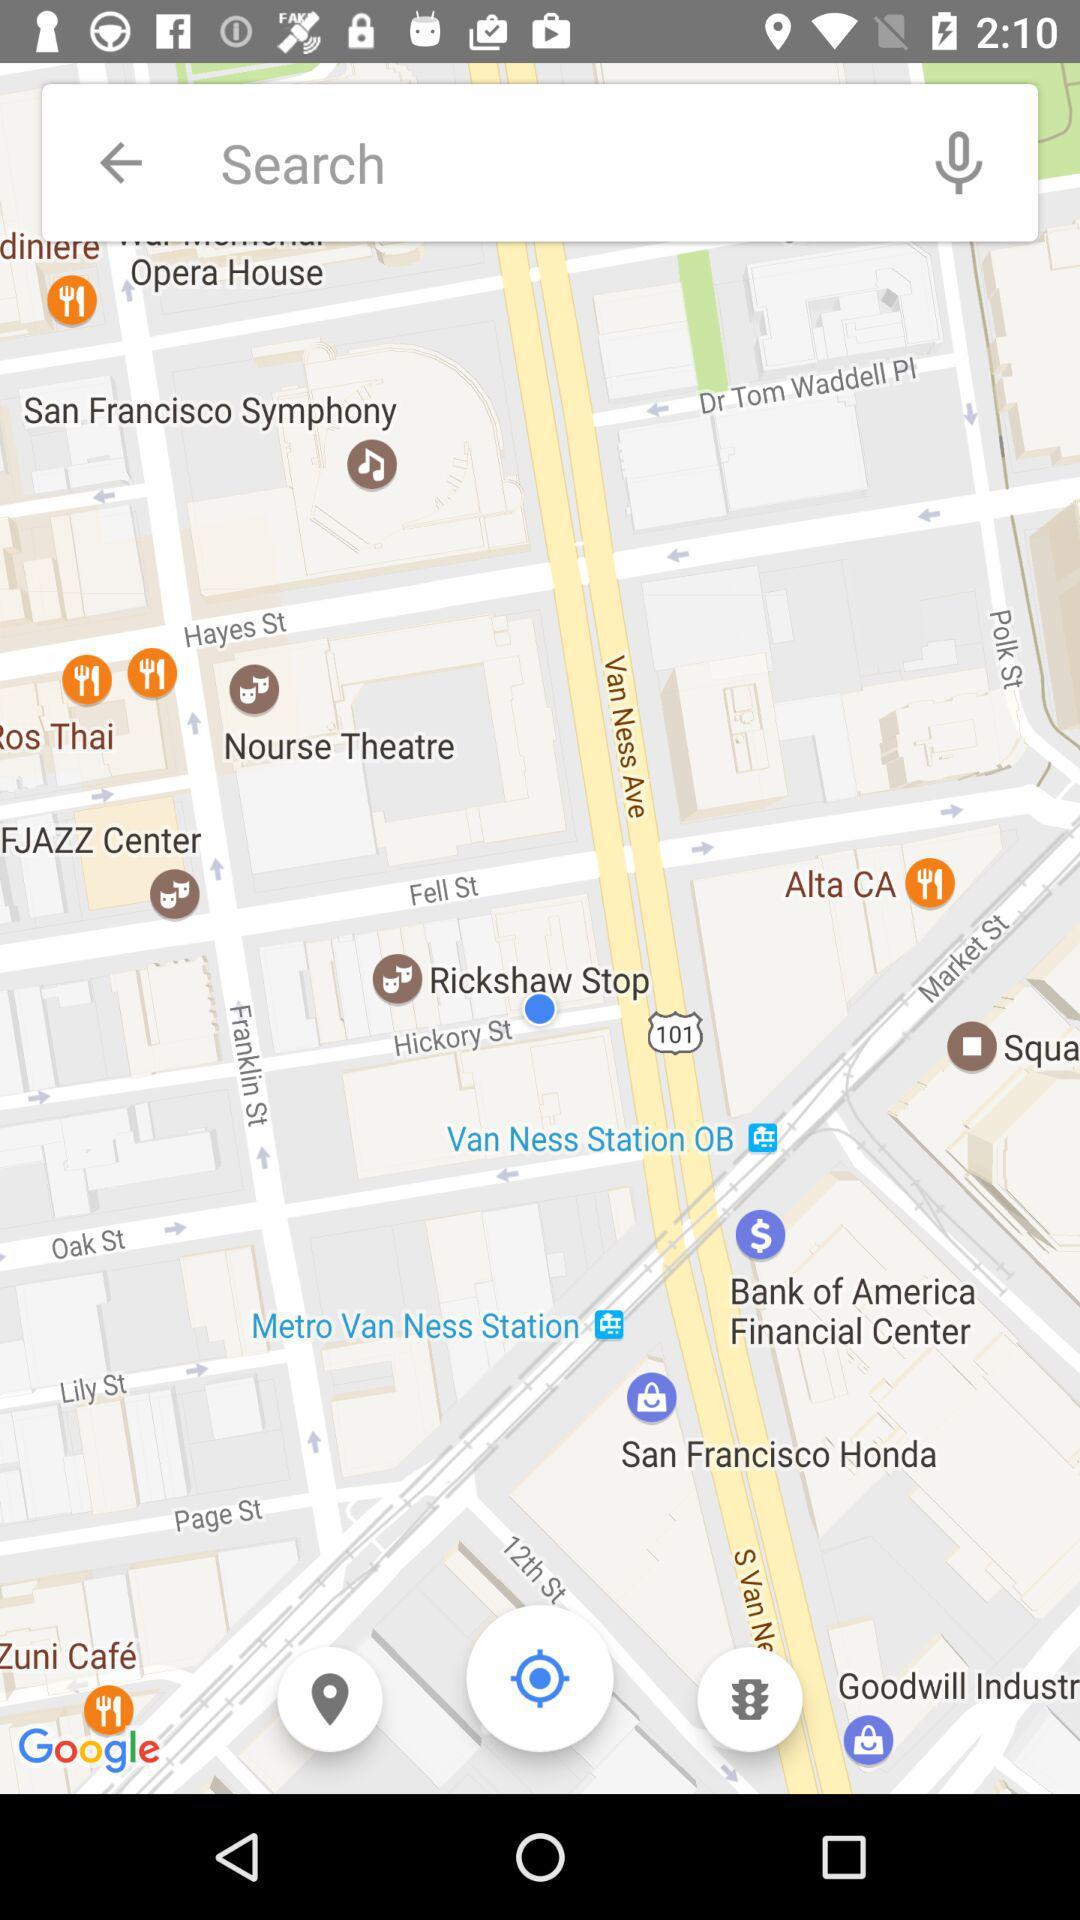 The width and height of the screenshot is (1080, 1920). What do you see at coordinates (958, 162) in the screenshot?
I see `search by voice` at bounding box center [958, 162].